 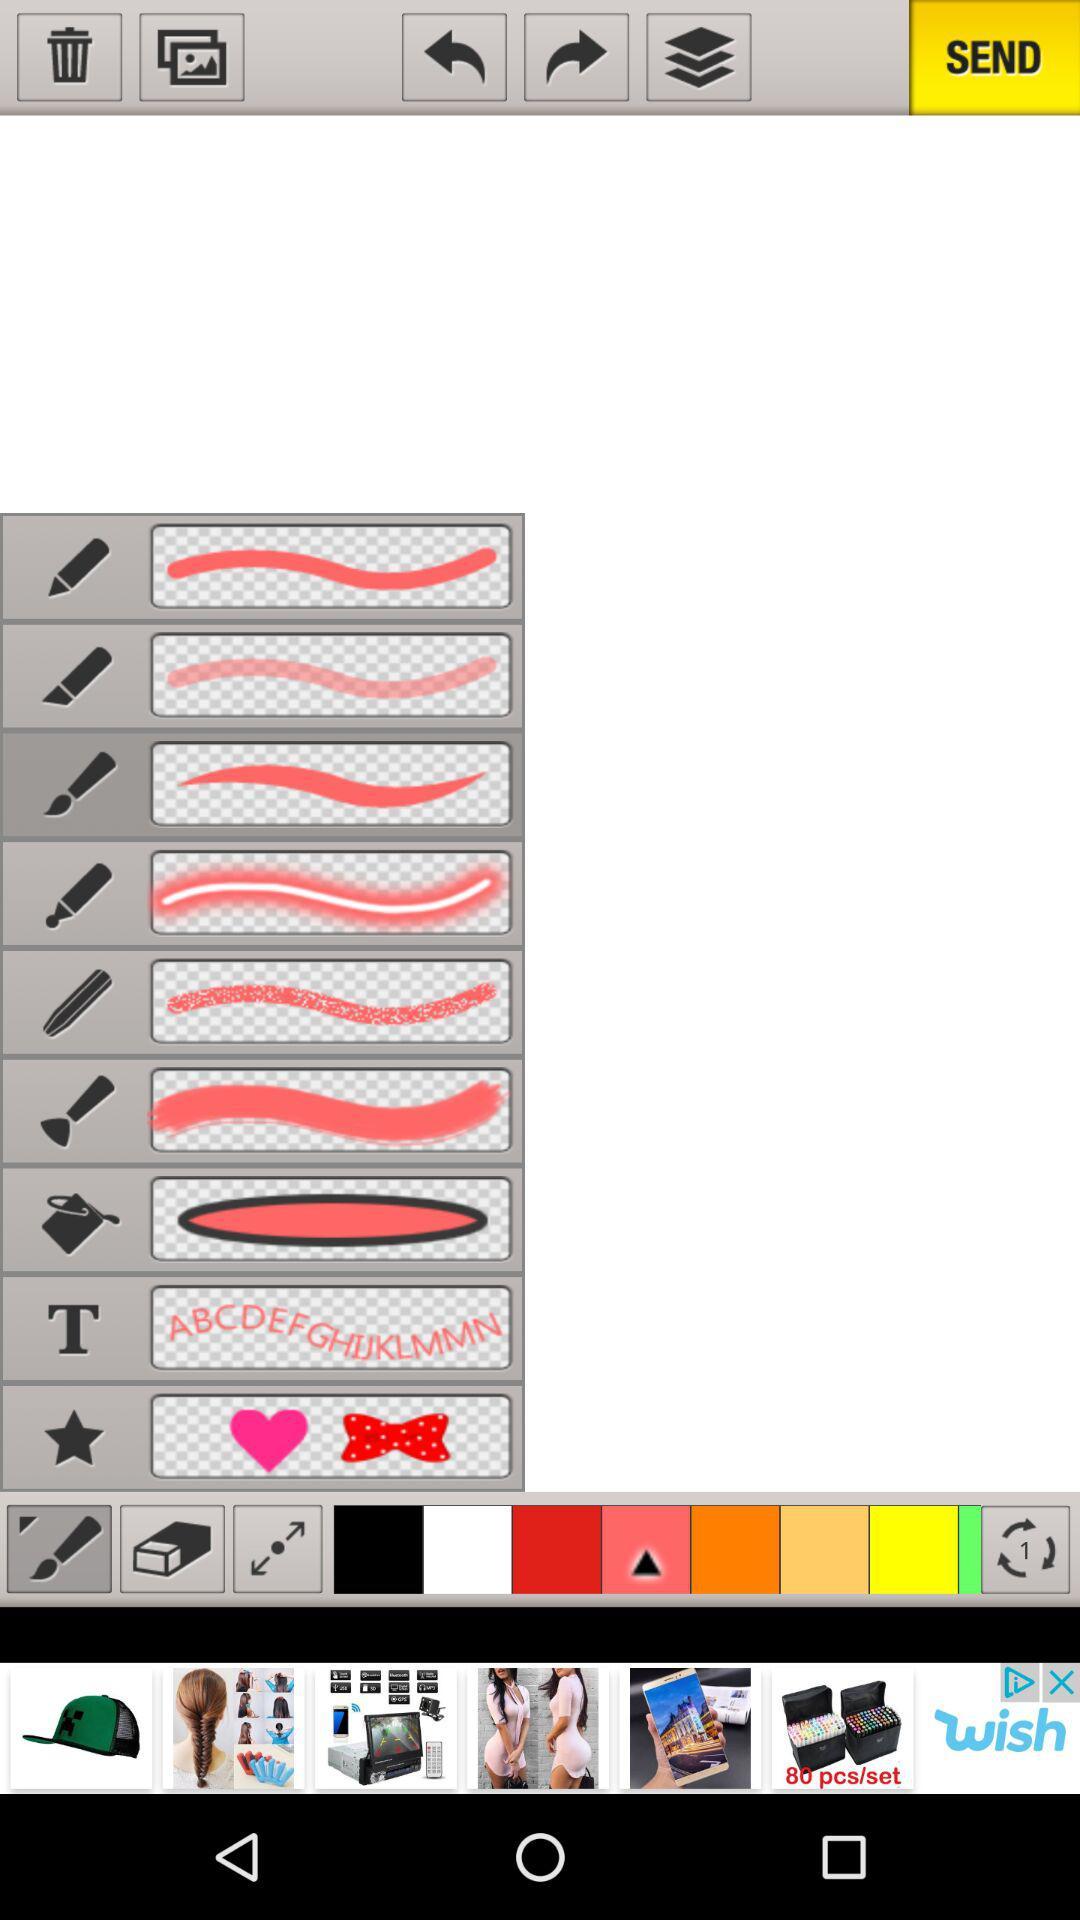 I want to click on tool options, so click(x=58, y=1548).